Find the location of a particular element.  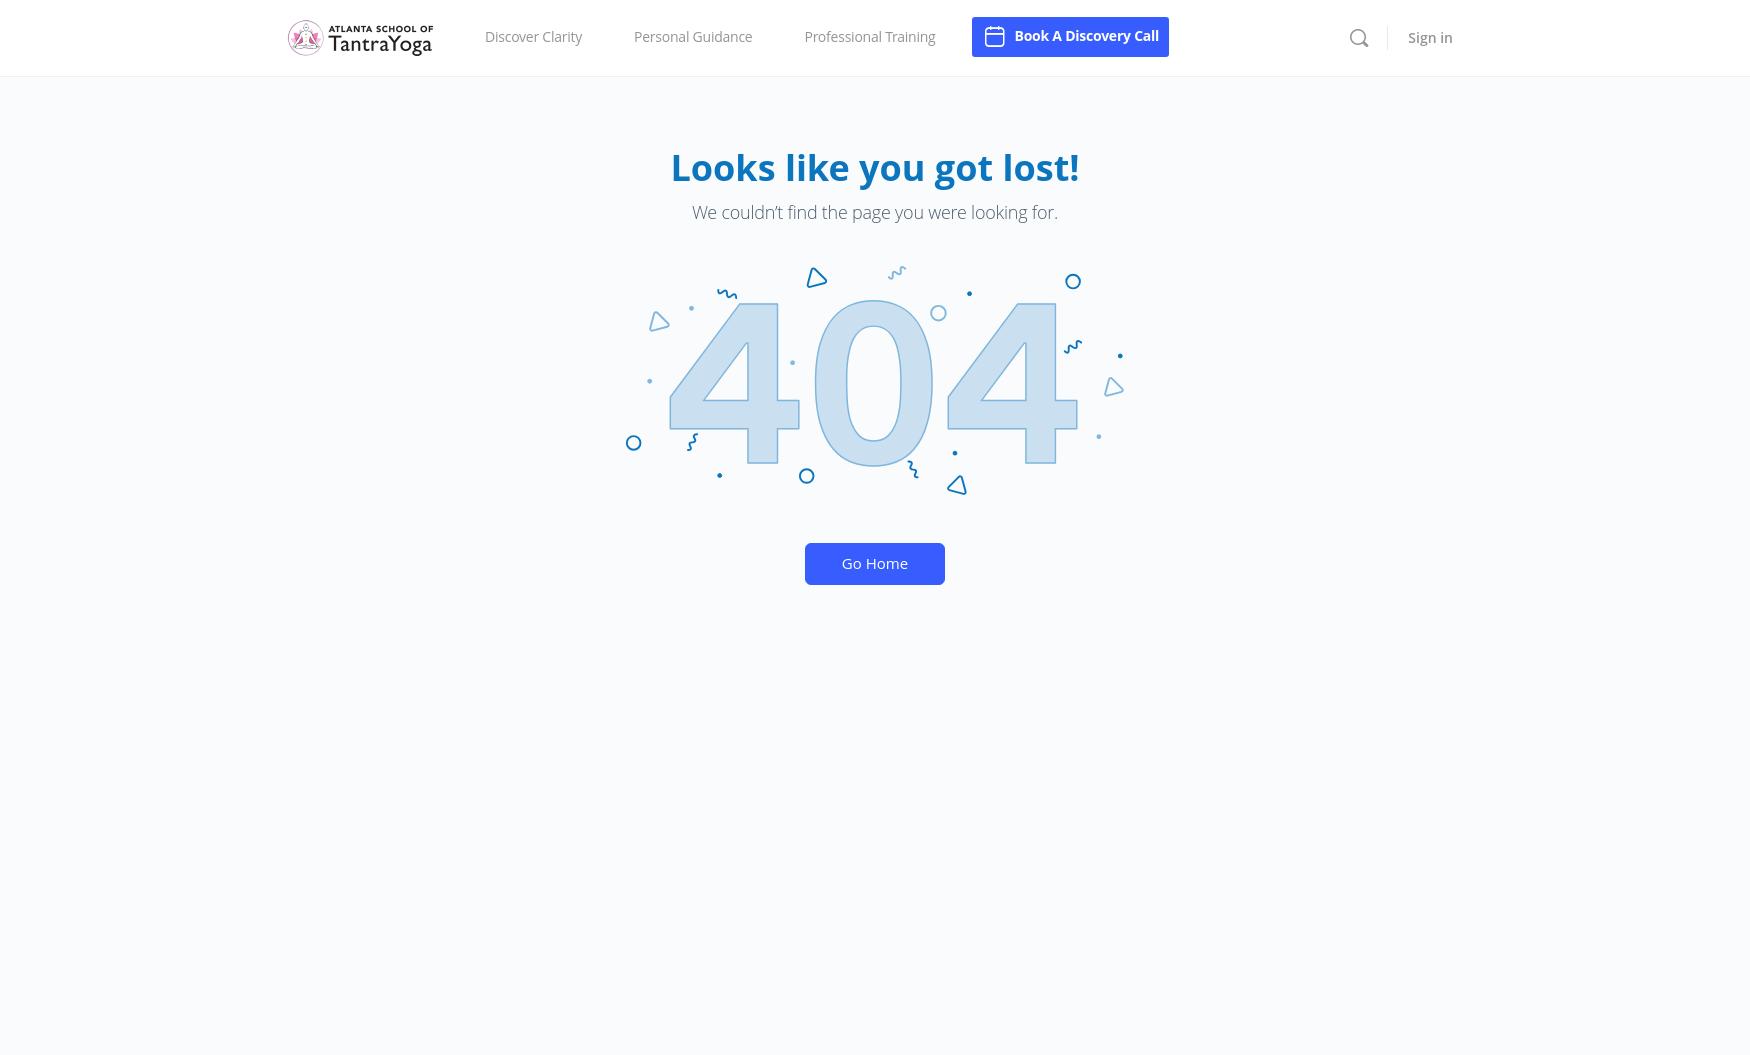

'Ecstatic Relationship® Coaching for Couples' is located at coordinates (636, 152).